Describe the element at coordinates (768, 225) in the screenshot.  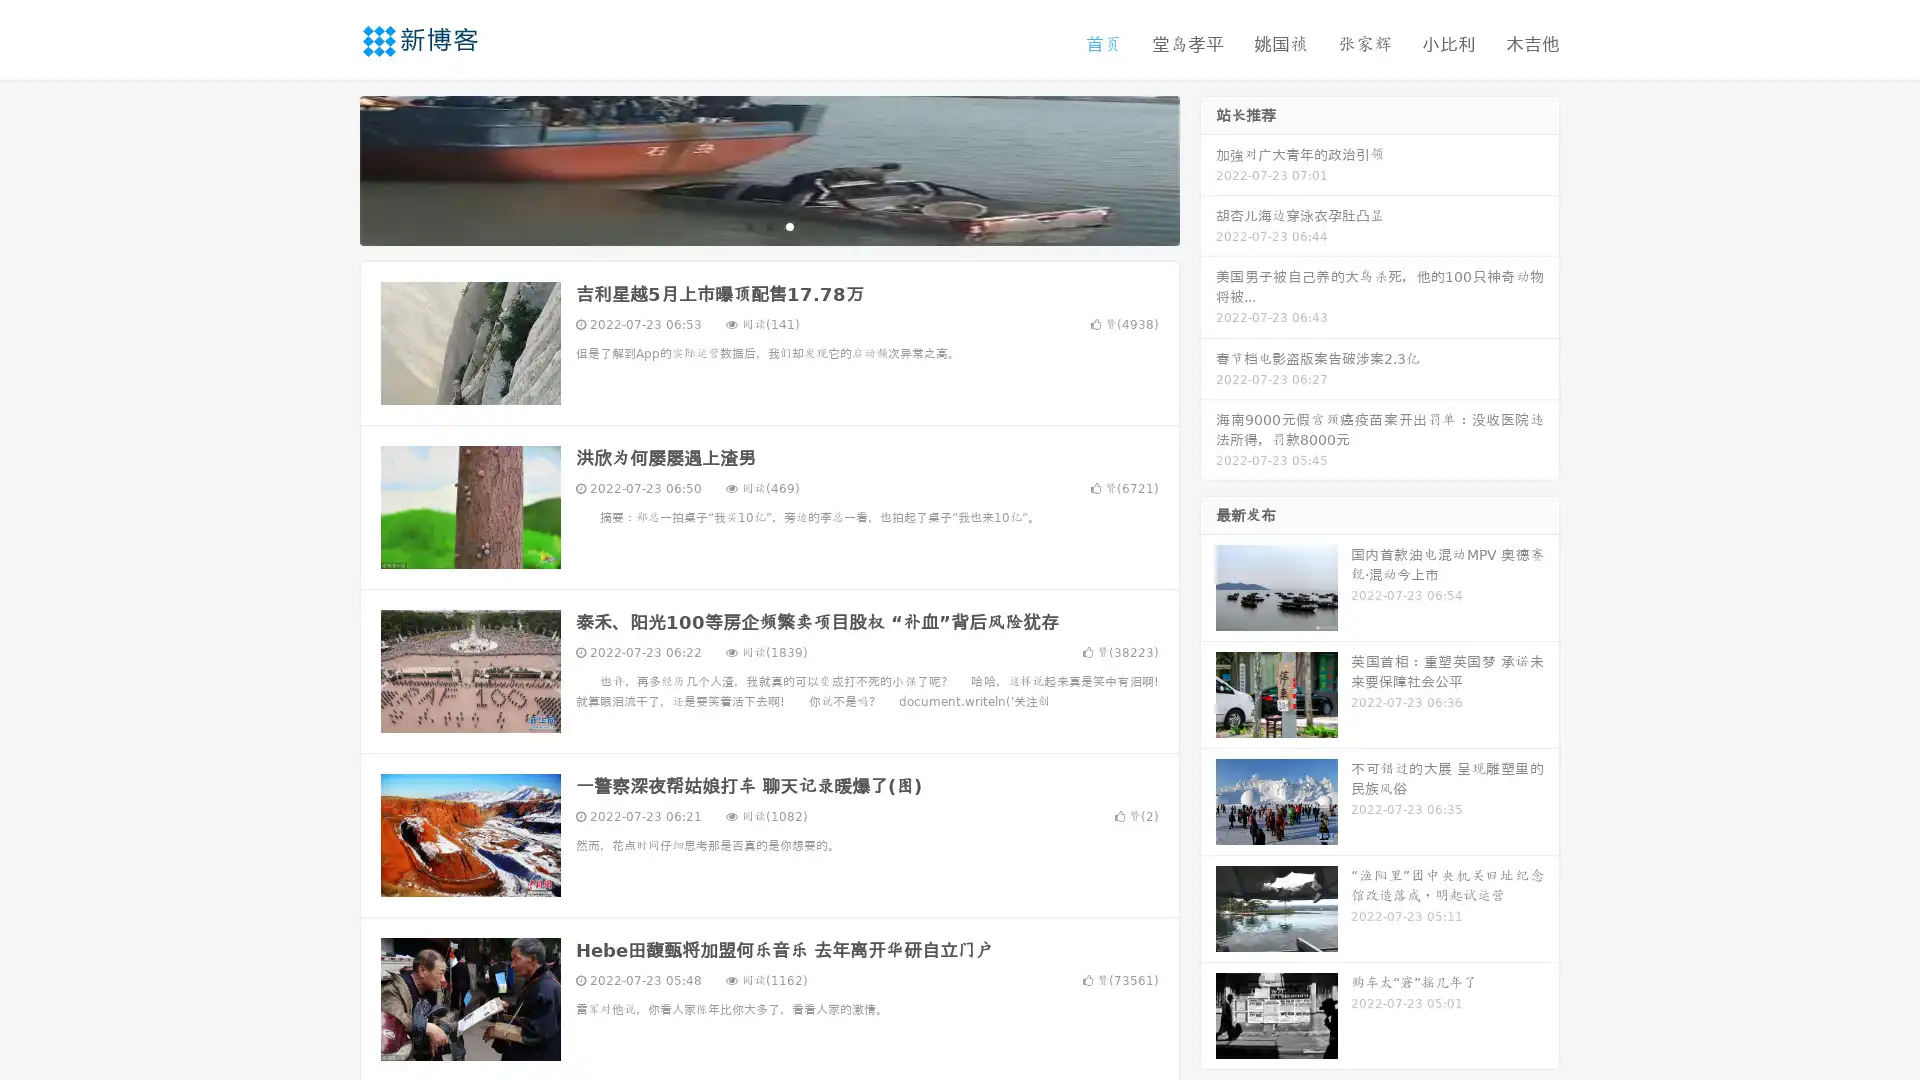
I see `Go to slide 2` at that location.